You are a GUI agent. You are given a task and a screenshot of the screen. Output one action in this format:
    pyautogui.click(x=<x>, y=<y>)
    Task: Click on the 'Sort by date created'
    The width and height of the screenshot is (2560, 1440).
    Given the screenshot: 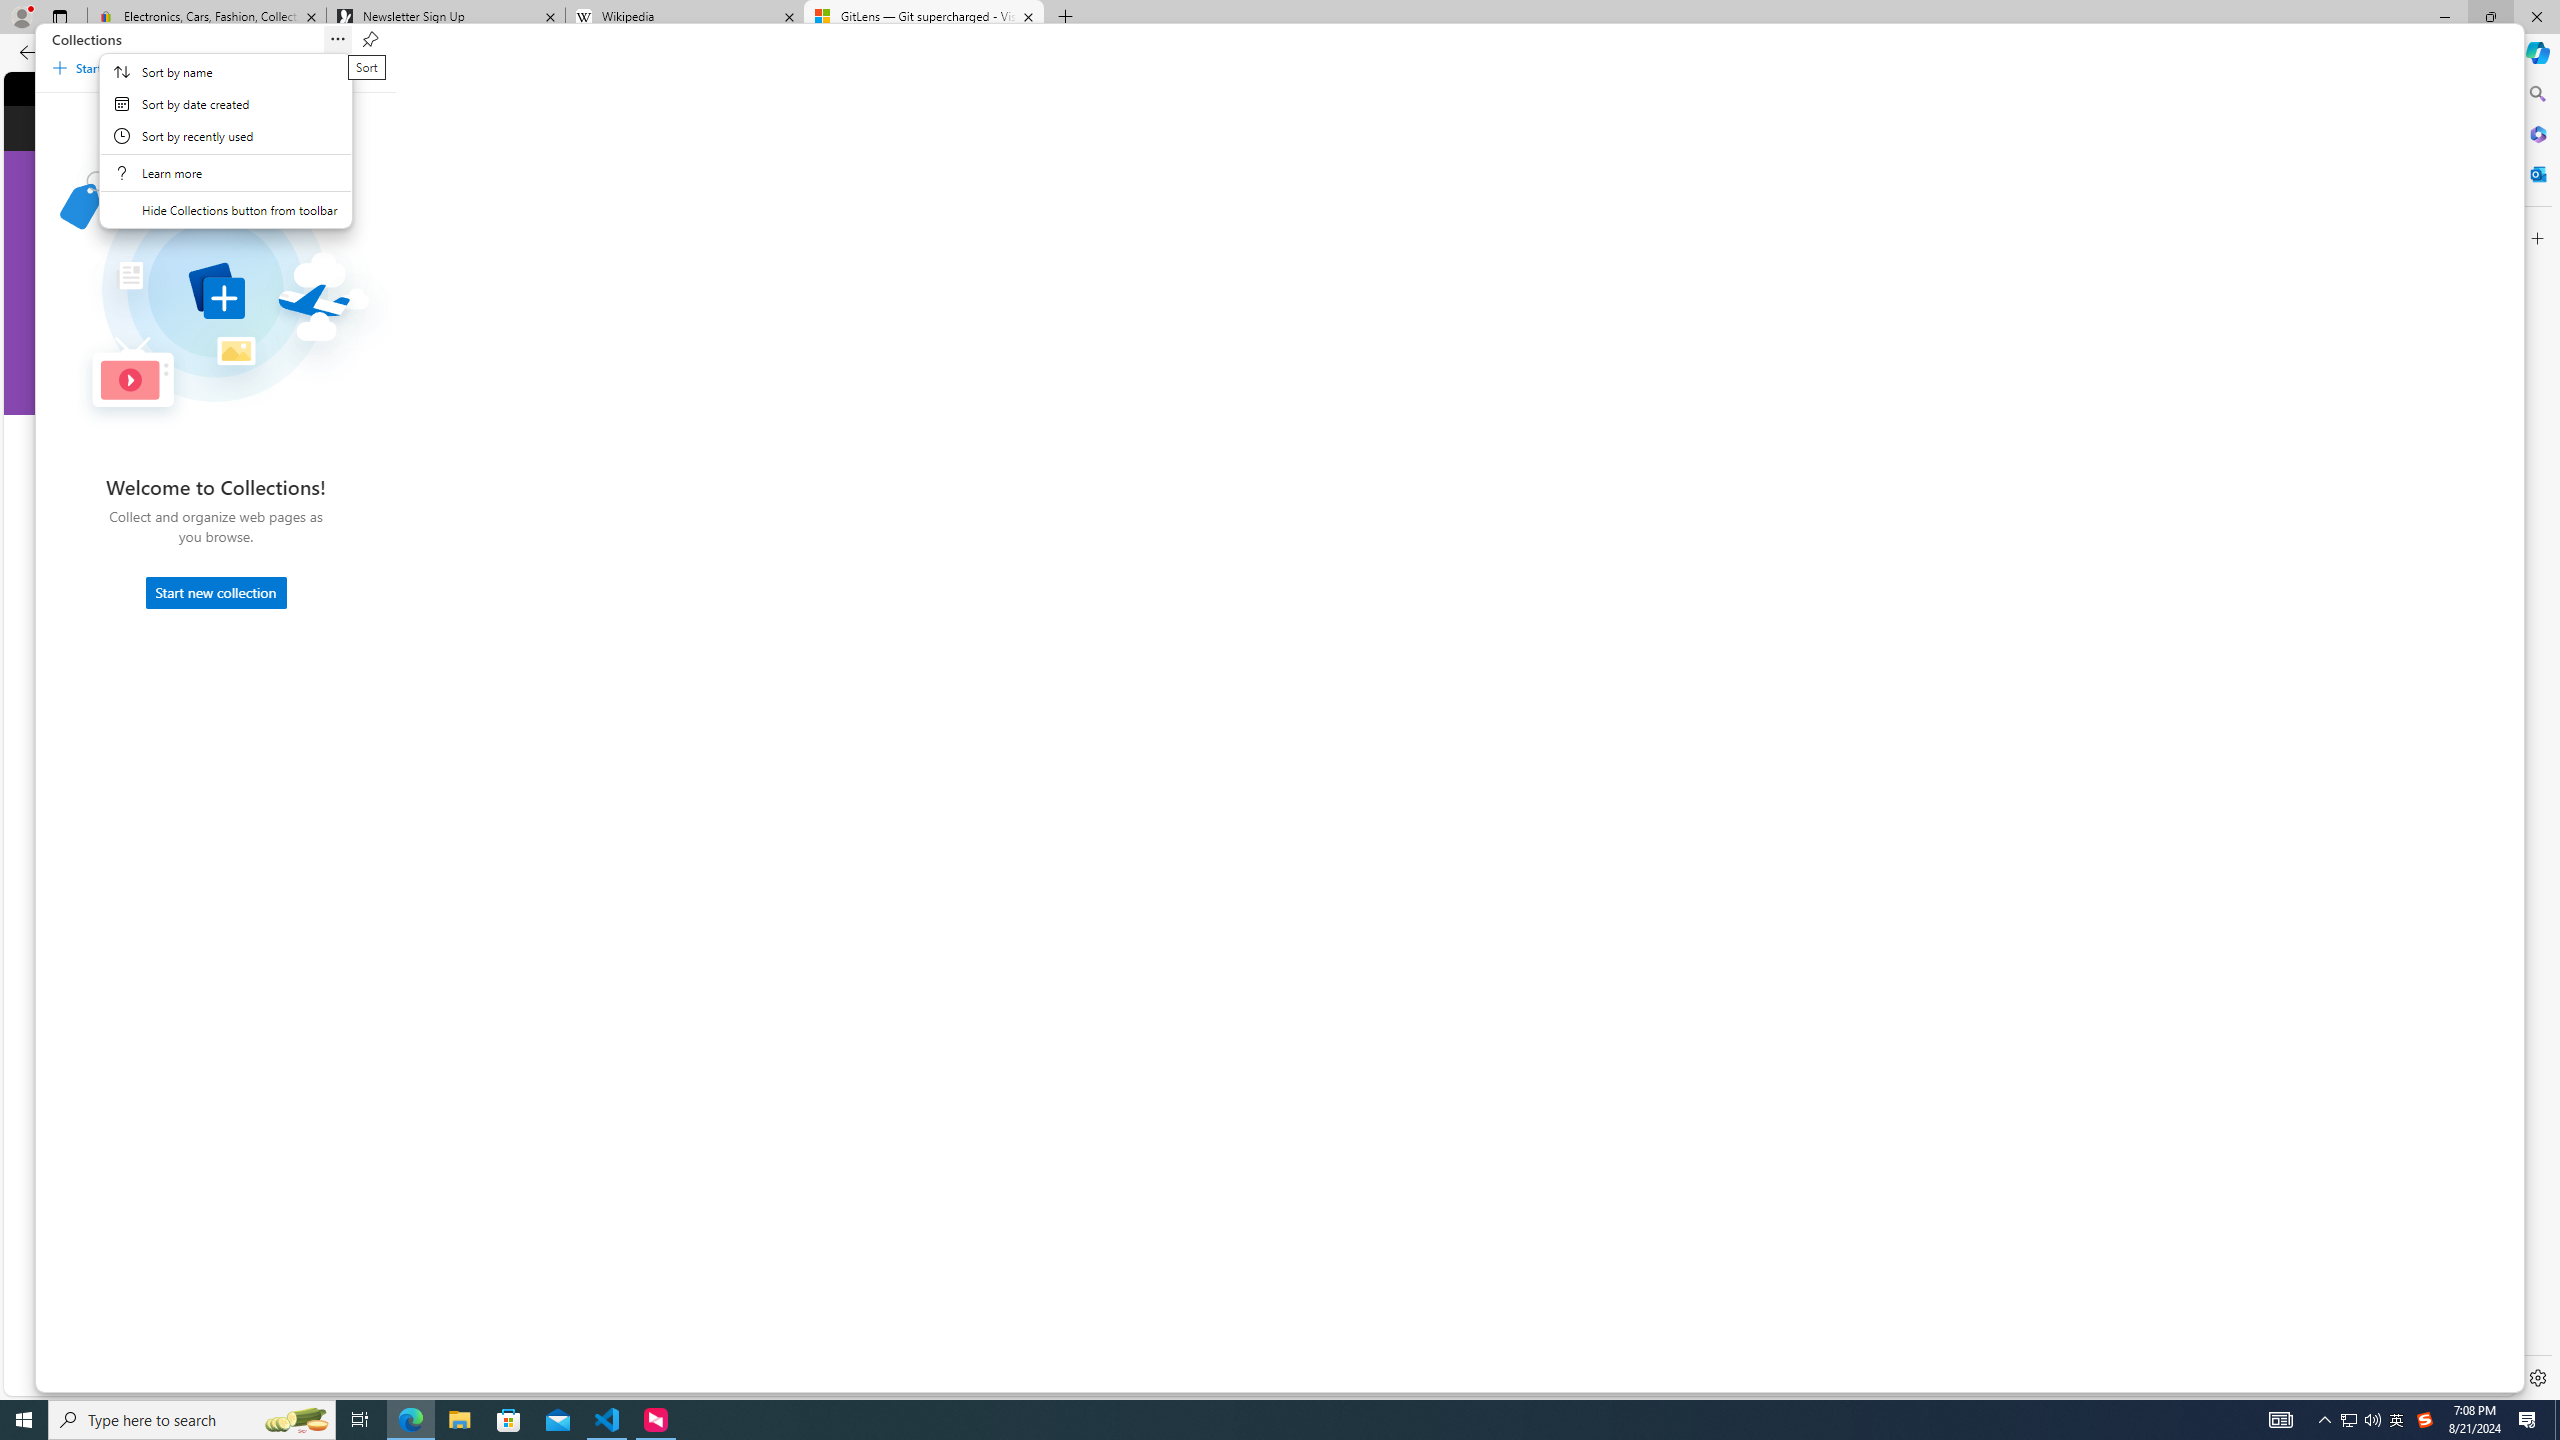 What is the action you would take?
    pyautogui.click(x=225, y=103)
    